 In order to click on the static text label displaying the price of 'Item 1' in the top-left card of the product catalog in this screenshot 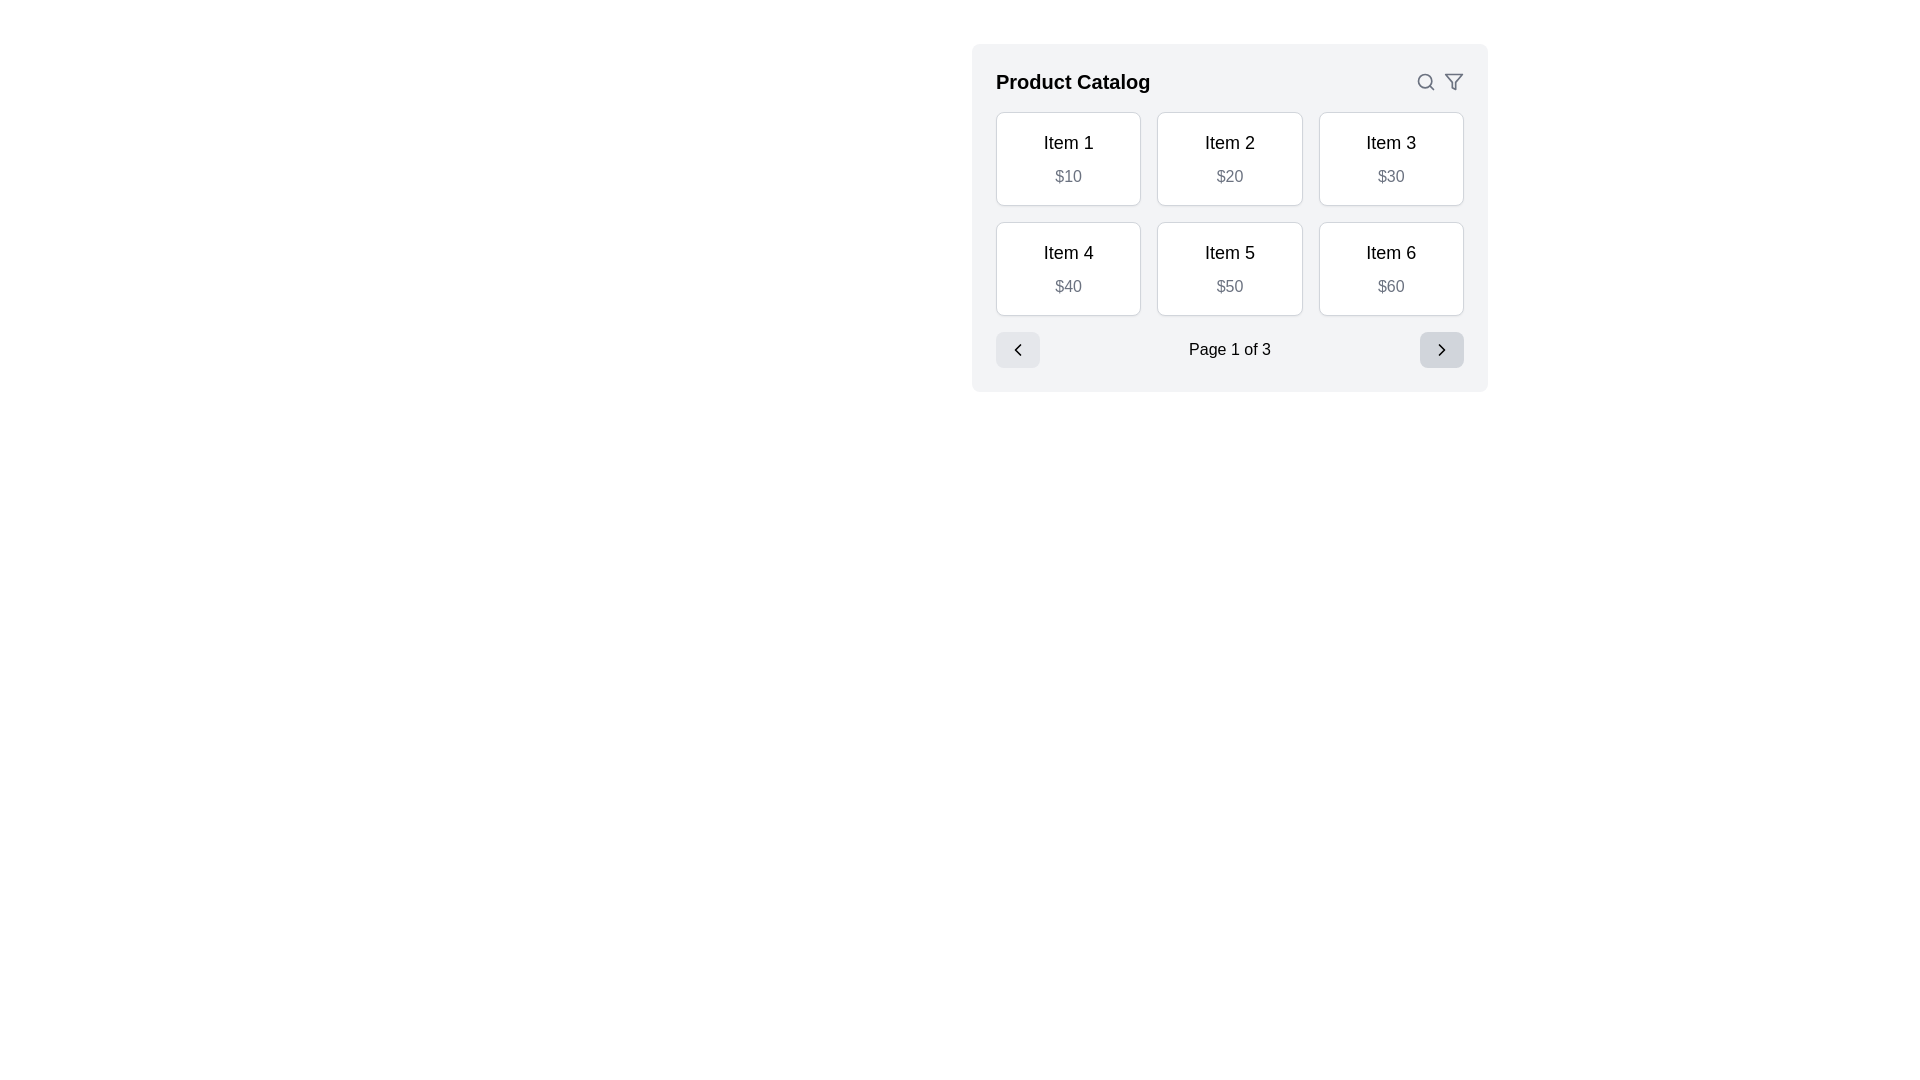, I will do `click(1067, 176)`.